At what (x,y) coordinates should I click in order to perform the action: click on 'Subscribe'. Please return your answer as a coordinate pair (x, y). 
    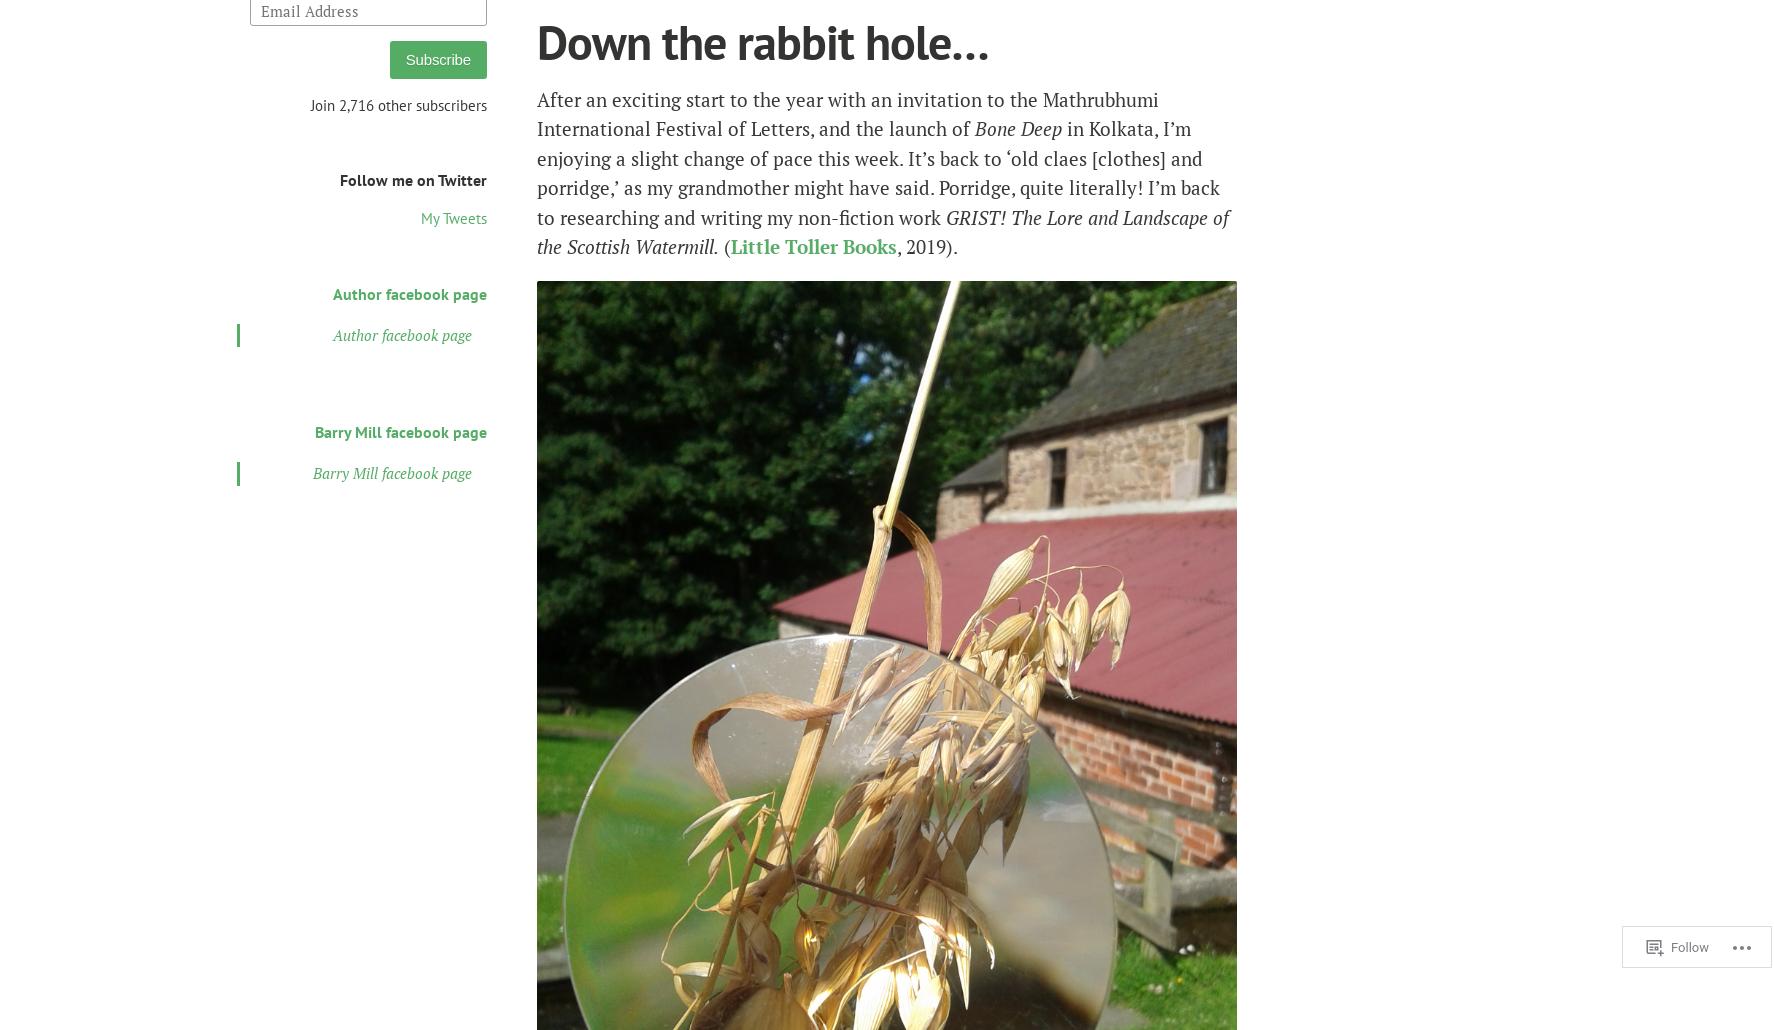
    Looking at the image, I should click on (437, 58).